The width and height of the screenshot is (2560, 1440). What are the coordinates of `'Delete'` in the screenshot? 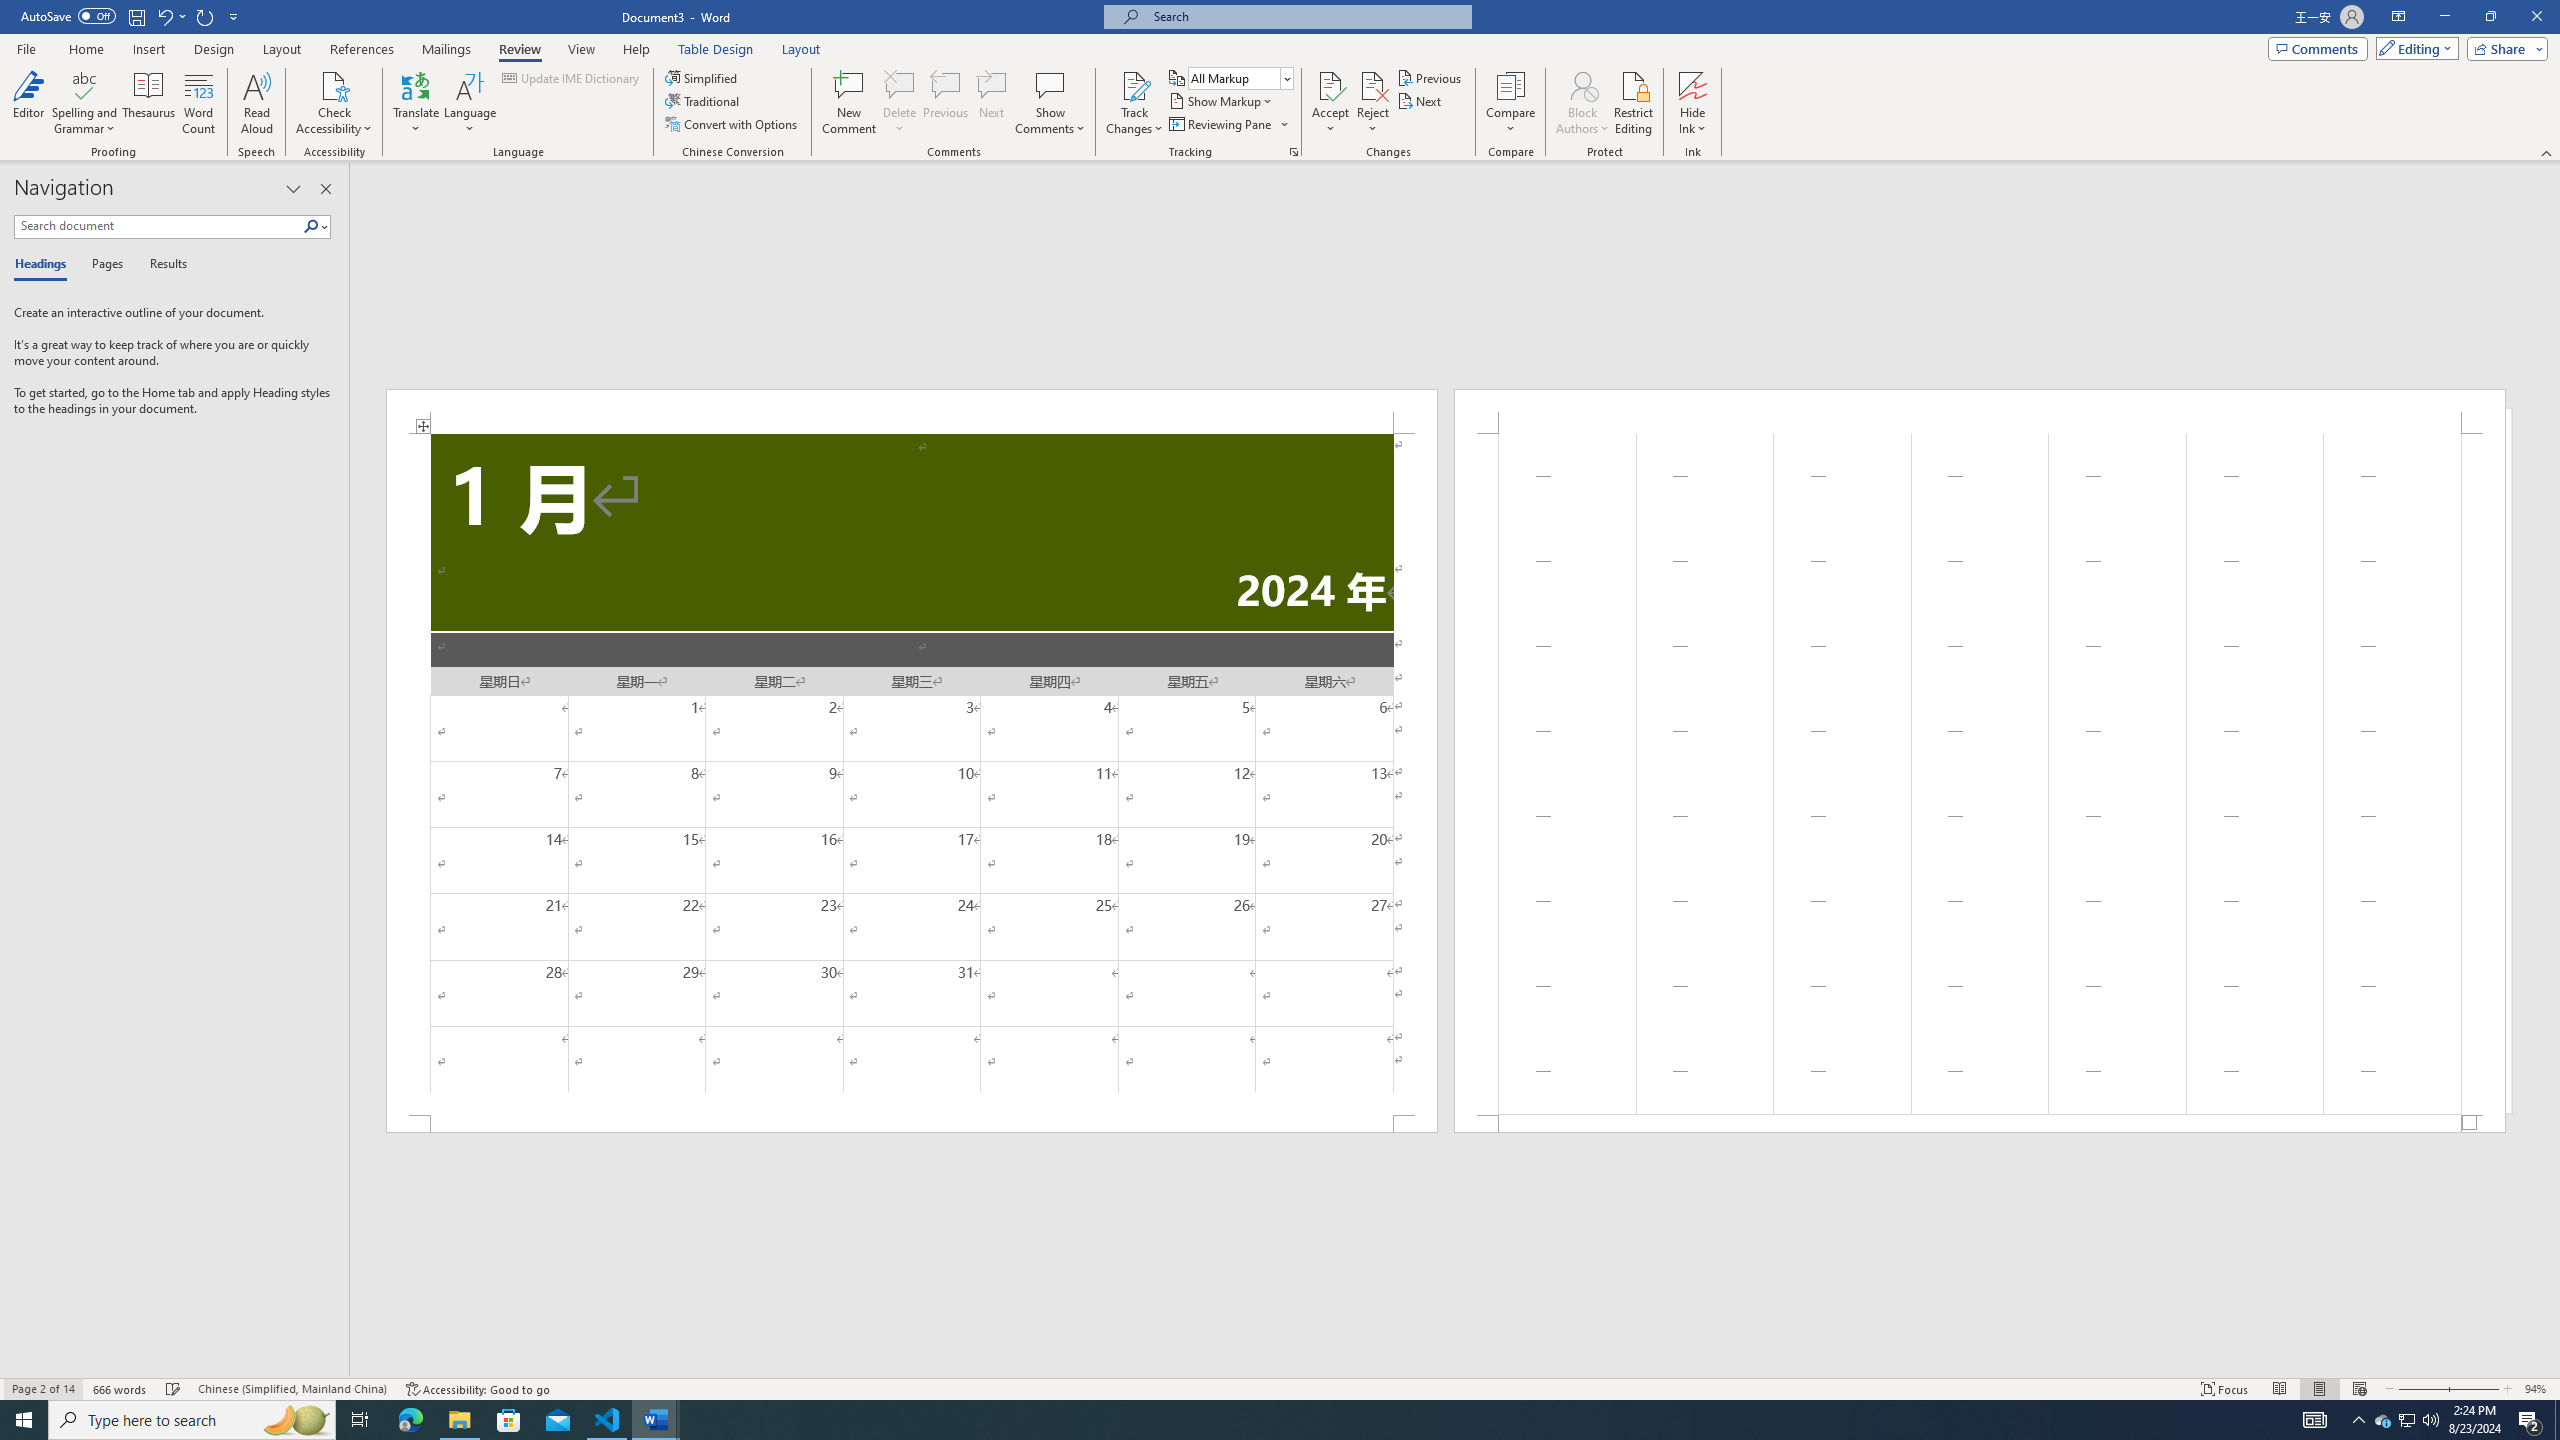 It's located at (898, 103).